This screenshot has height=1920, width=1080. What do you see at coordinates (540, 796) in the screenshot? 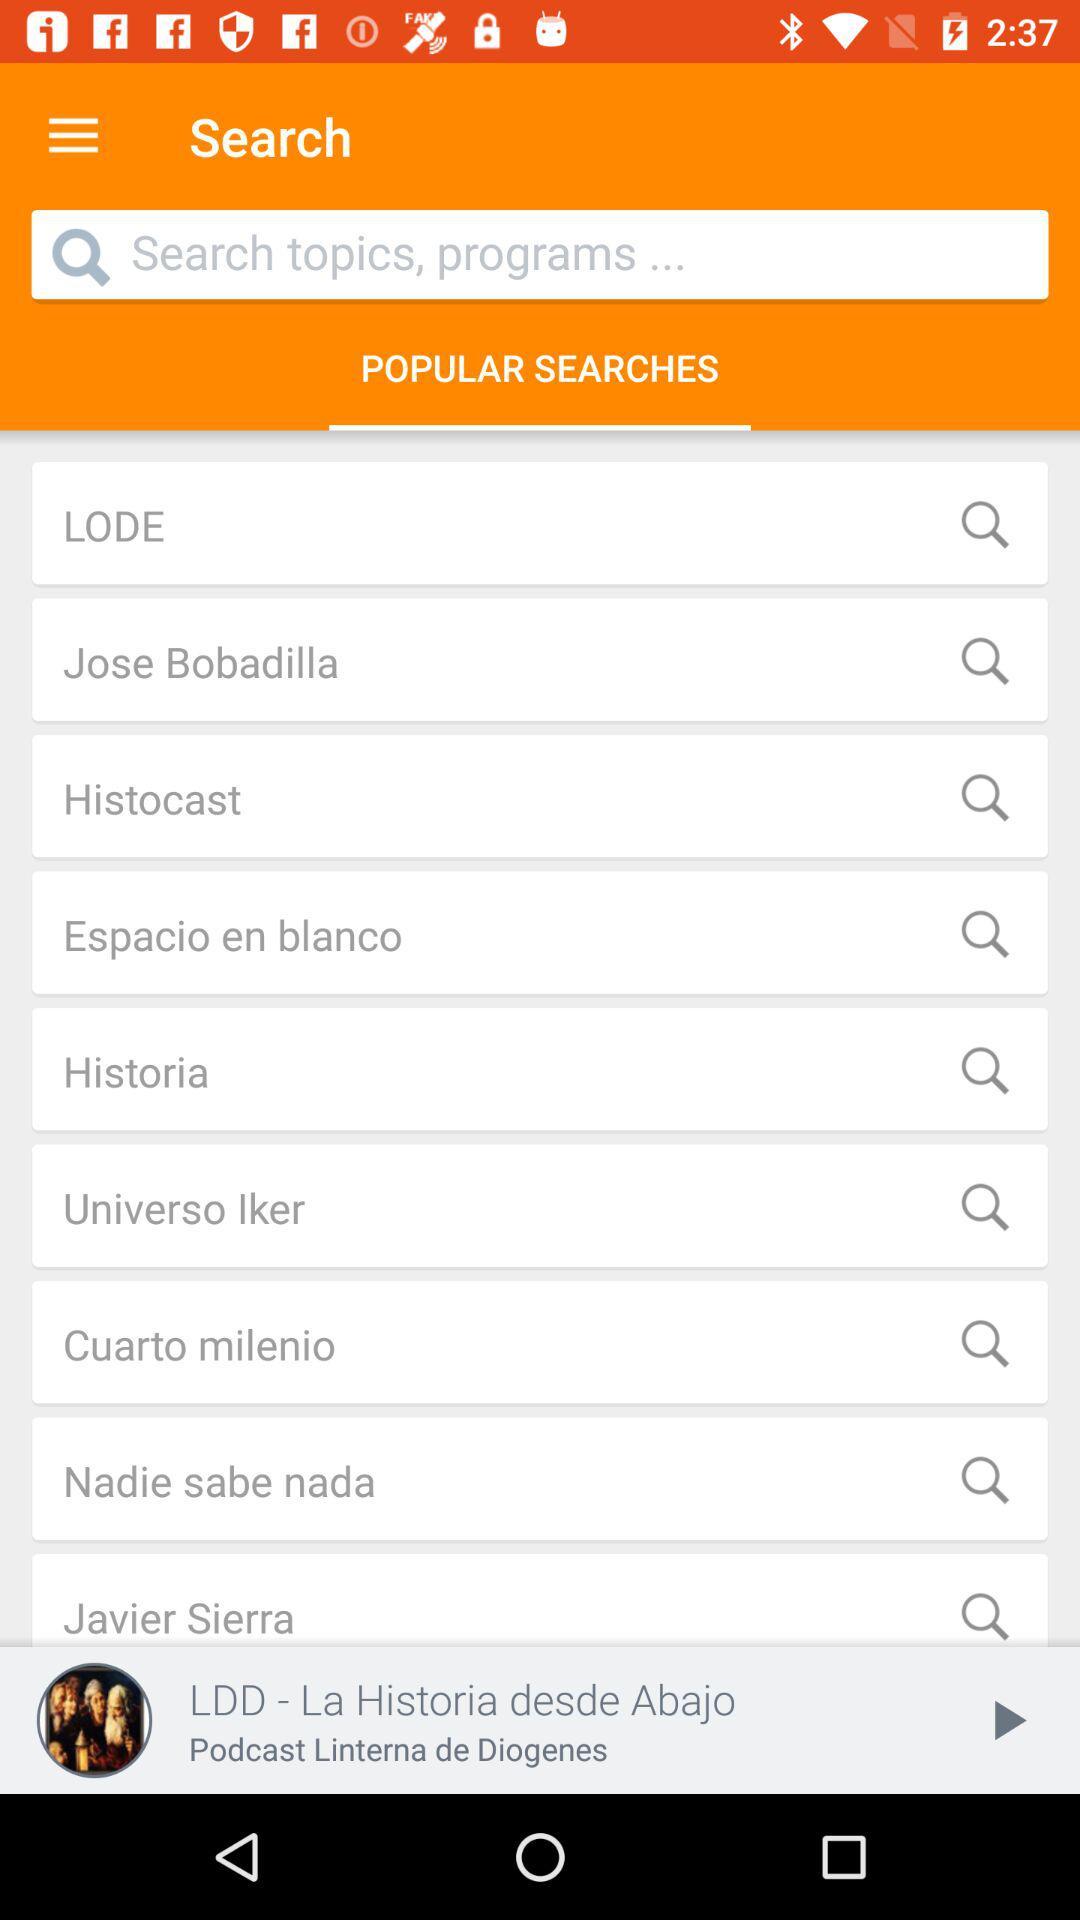
I see `the icon below the jose bobadilla` at bounding box center [540, 796].